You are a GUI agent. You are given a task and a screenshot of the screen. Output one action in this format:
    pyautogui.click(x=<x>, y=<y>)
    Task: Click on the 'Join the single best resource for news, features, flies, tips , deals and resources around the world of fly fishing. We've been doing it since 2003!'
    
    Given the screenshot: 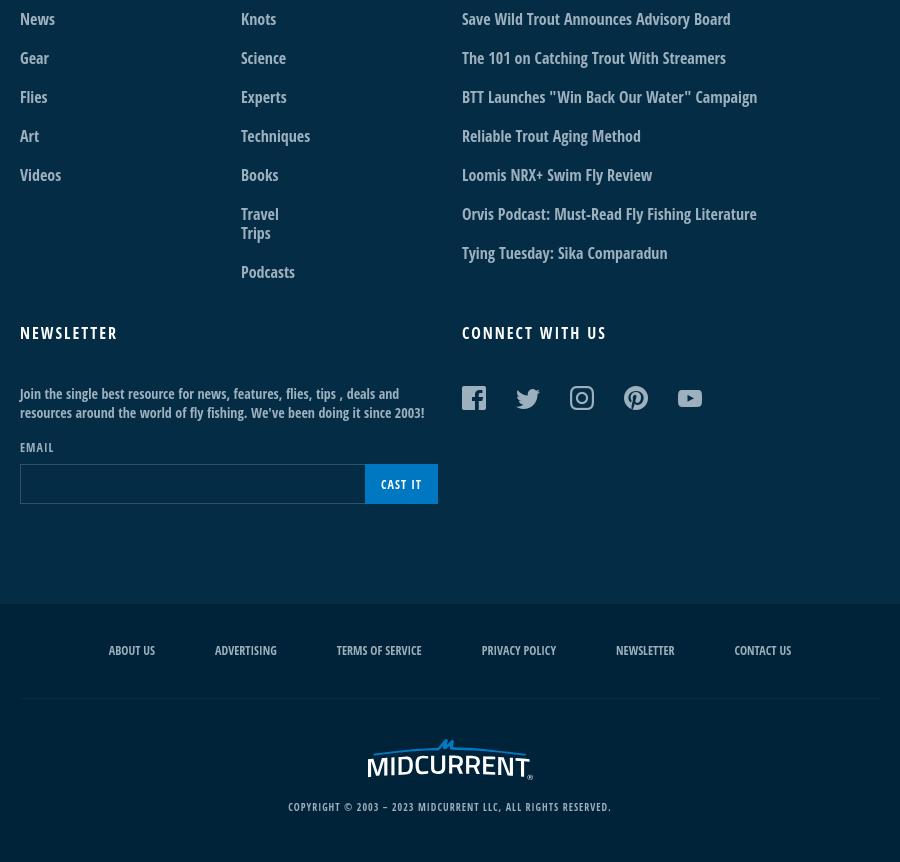 What is the action you would take?
    pyautogui.click(x=222, y=401)
    